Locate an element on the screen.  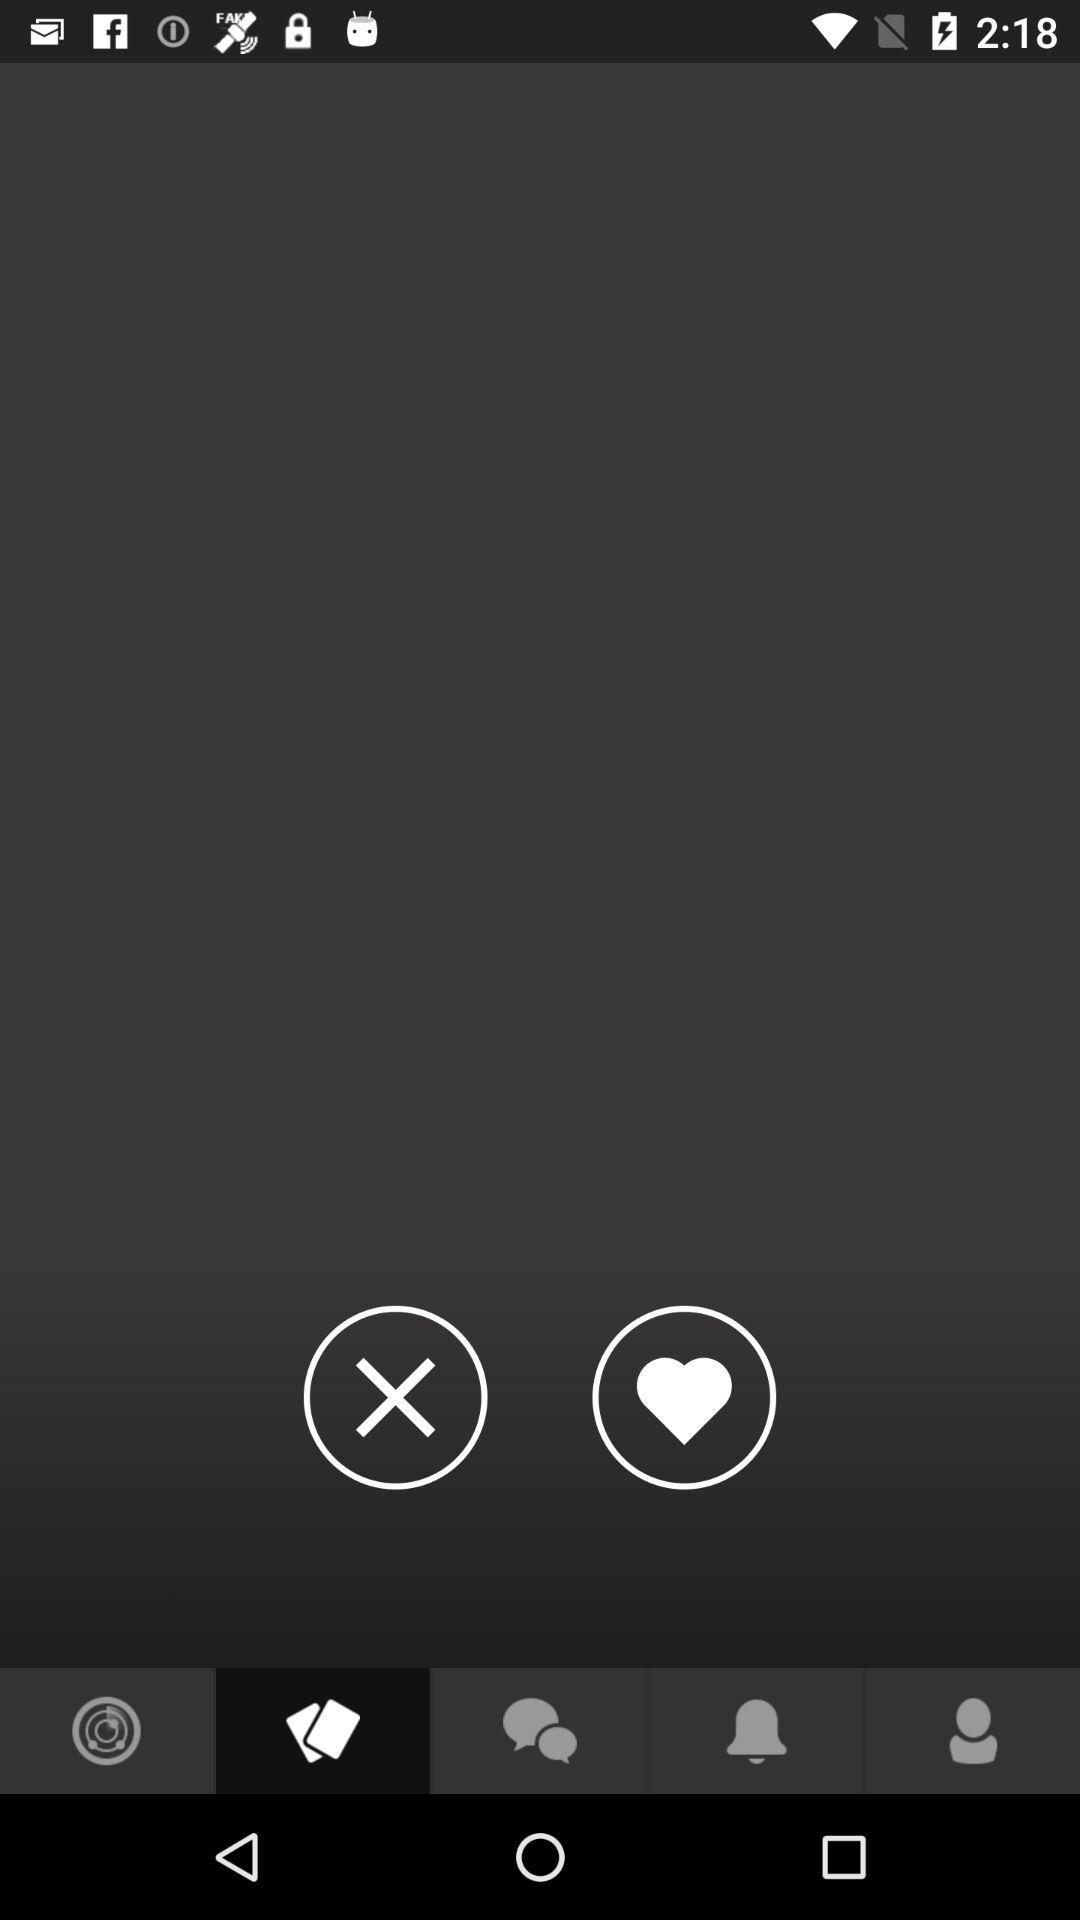
the microphone icon is located at coordinates (972, 1730).